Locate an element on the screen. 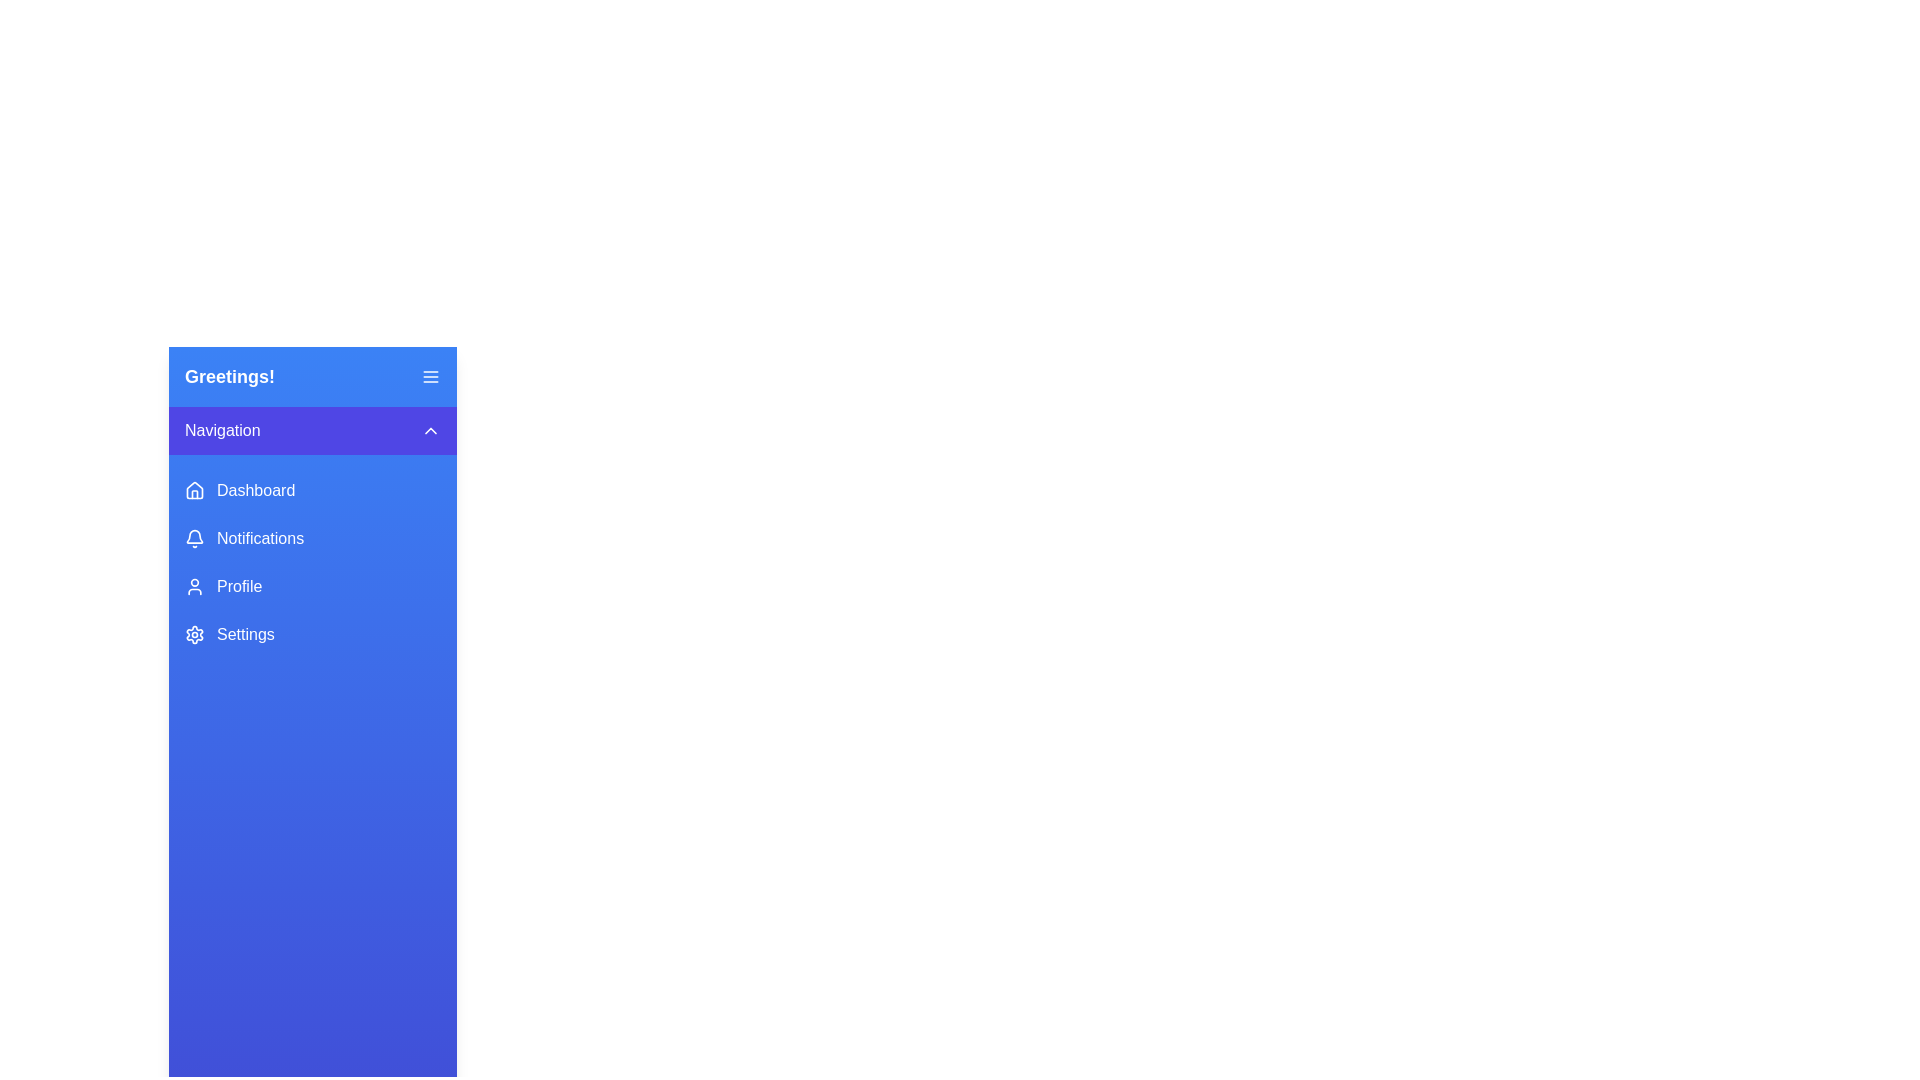 The height and width of the screenshot is (1080, 1920). the 'Dashboard' icon located in the left sidebar is located at coordinates (195, 490).